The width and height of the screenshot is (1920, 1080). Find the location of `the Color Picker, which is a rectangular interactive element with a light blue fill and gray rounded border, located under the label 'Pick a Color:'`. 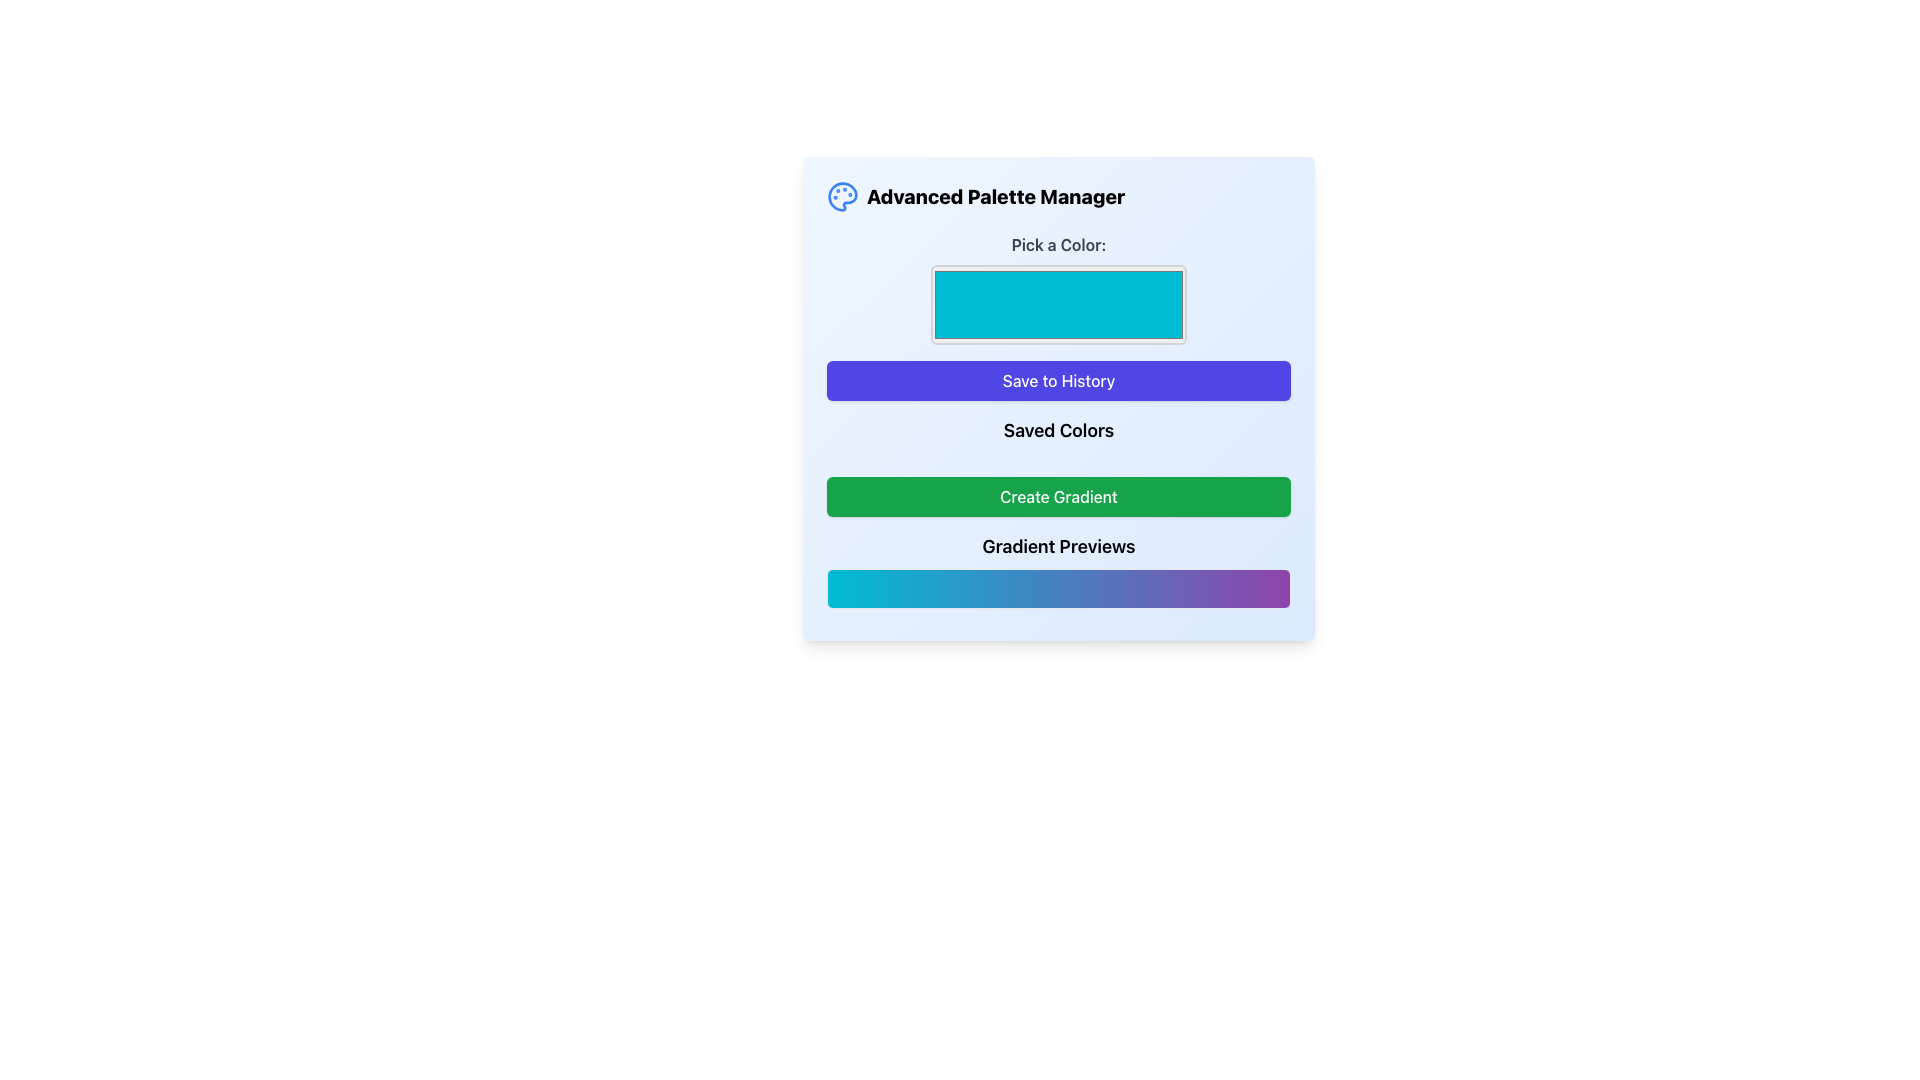

the Color Picker, which is a rectangular interactive element with a light blue fill and gray rounded border, located under the label 'Pick a Color:' is located at coordinates (1058, 289).